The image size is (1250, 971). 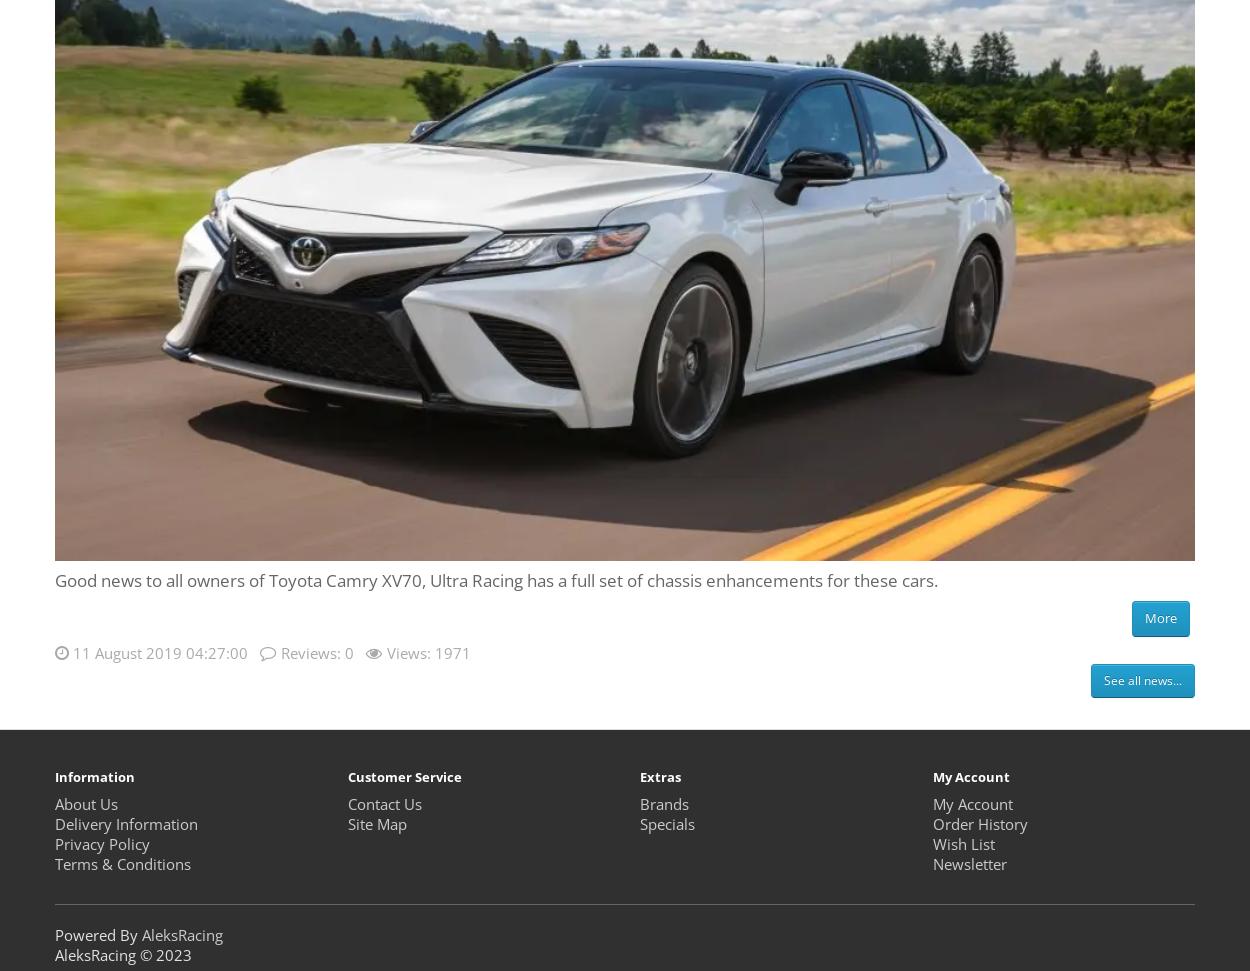 What do you see at coordinates (667, 822) in the screenshot?
I see `'Specials'` at bounding box center [667, 822].